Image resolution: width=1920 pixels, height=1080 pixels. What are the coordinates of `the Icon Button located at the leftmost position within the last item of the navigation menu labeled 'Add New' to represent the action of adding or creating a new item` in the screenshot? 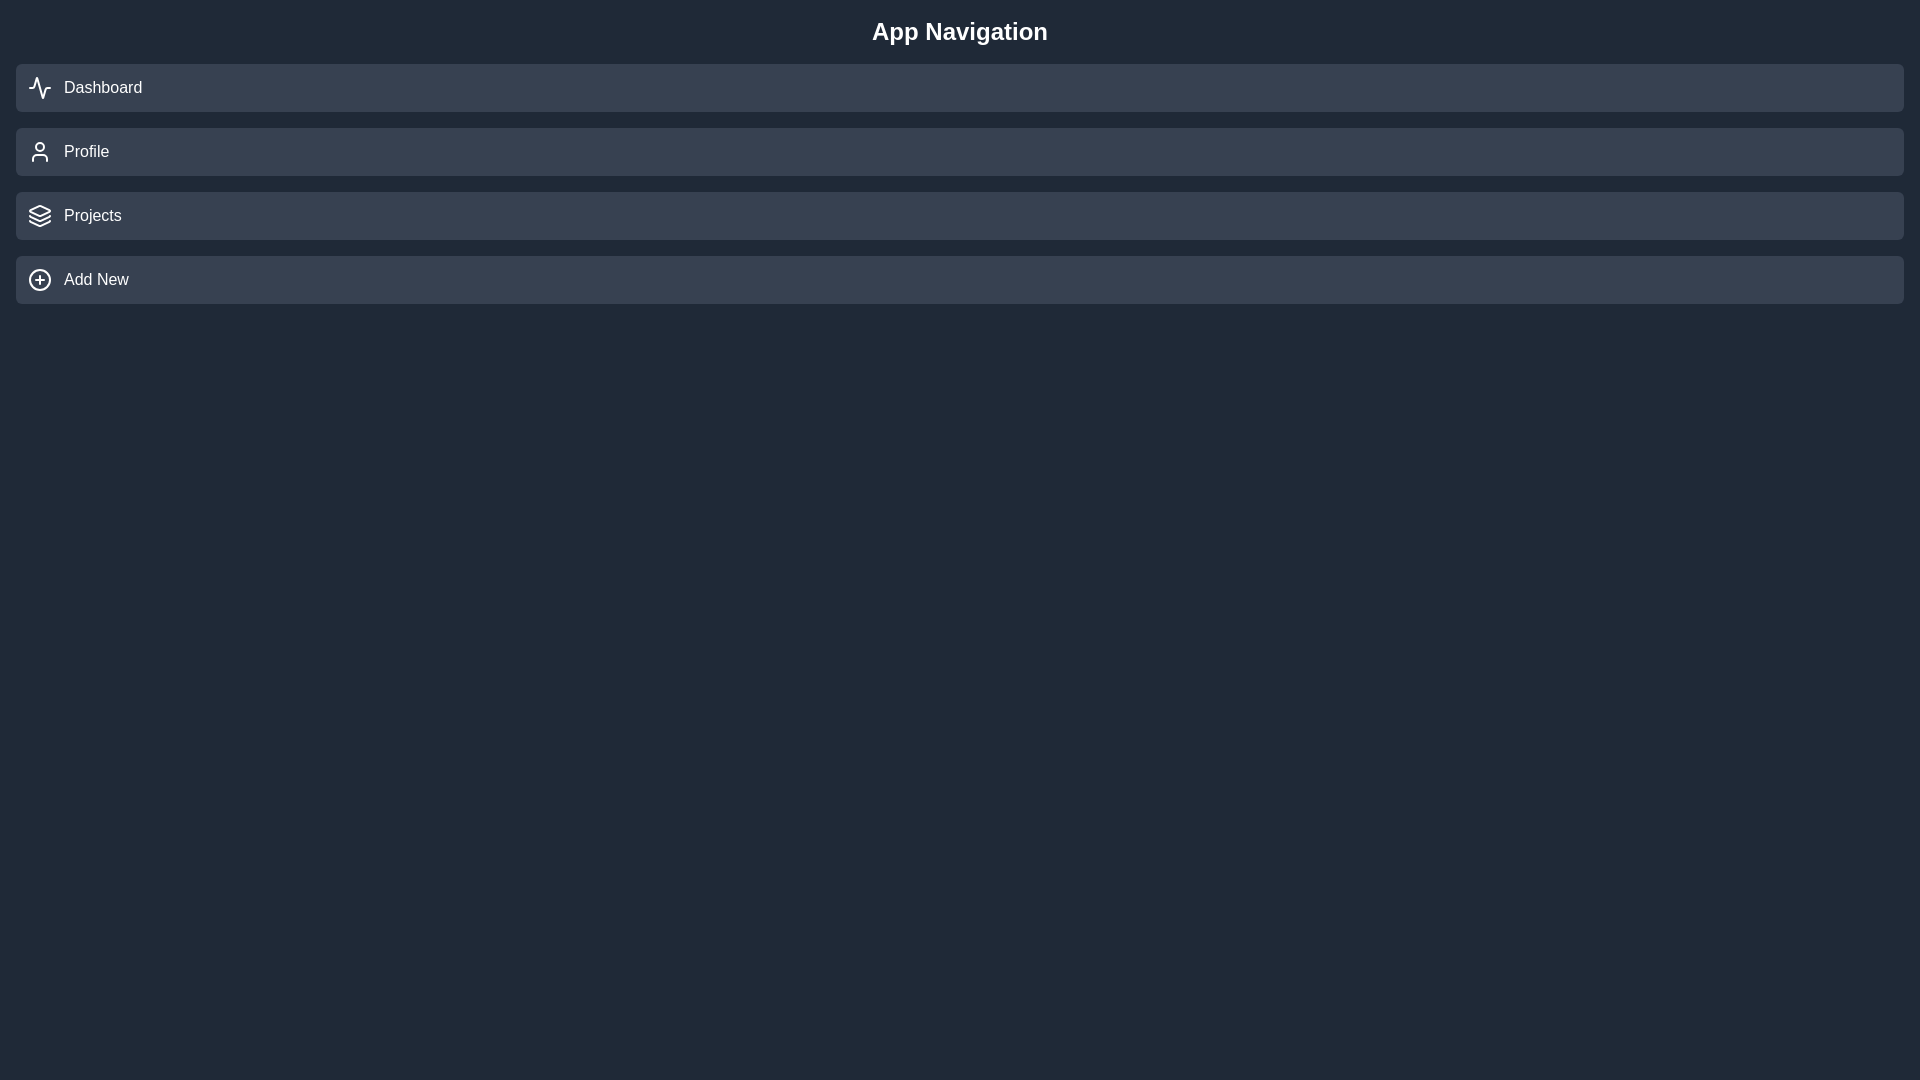 It's located at (39, 280).